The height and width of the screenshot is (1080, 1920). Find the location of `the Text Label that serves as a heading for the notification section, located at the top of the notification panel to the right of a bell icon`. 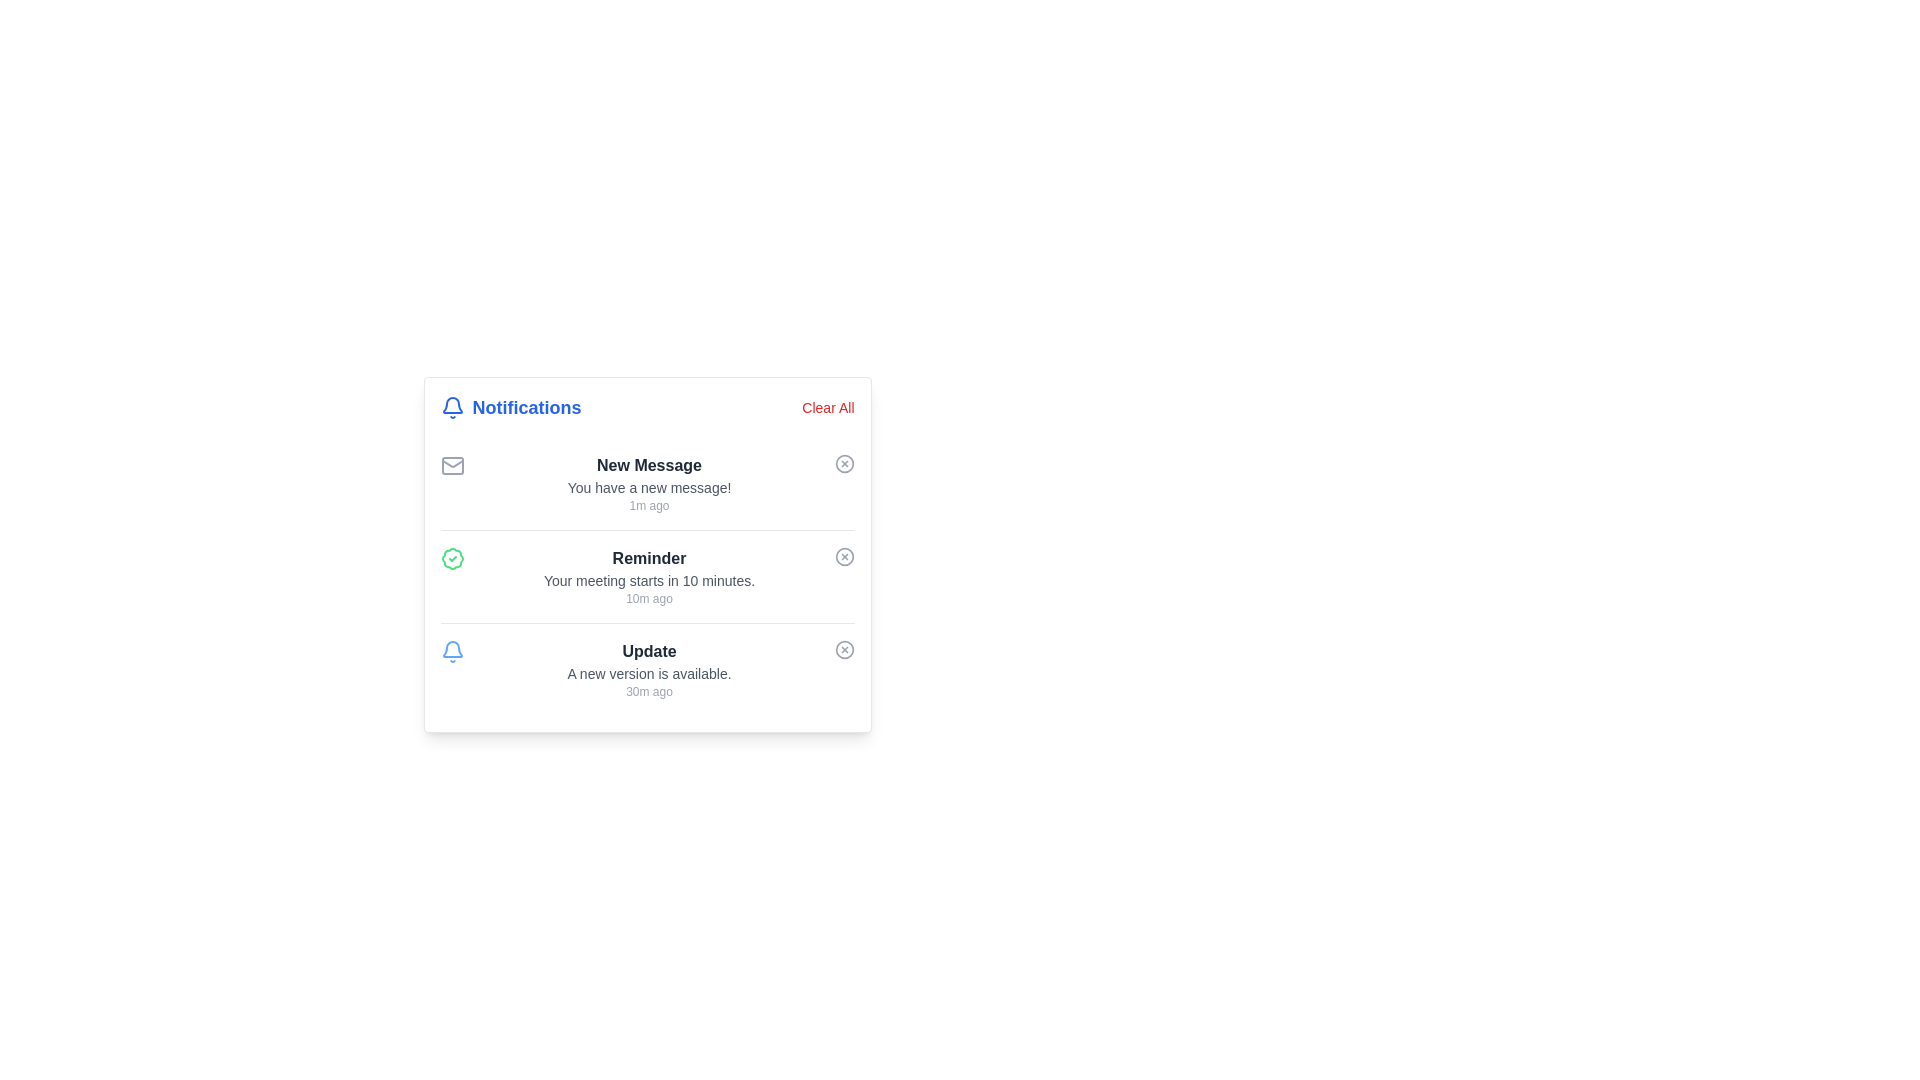

the Text Label that serves as a heading for the notification section, located at the top of the notification panel to the right of a bell icon is located at coordinates (527, 407).